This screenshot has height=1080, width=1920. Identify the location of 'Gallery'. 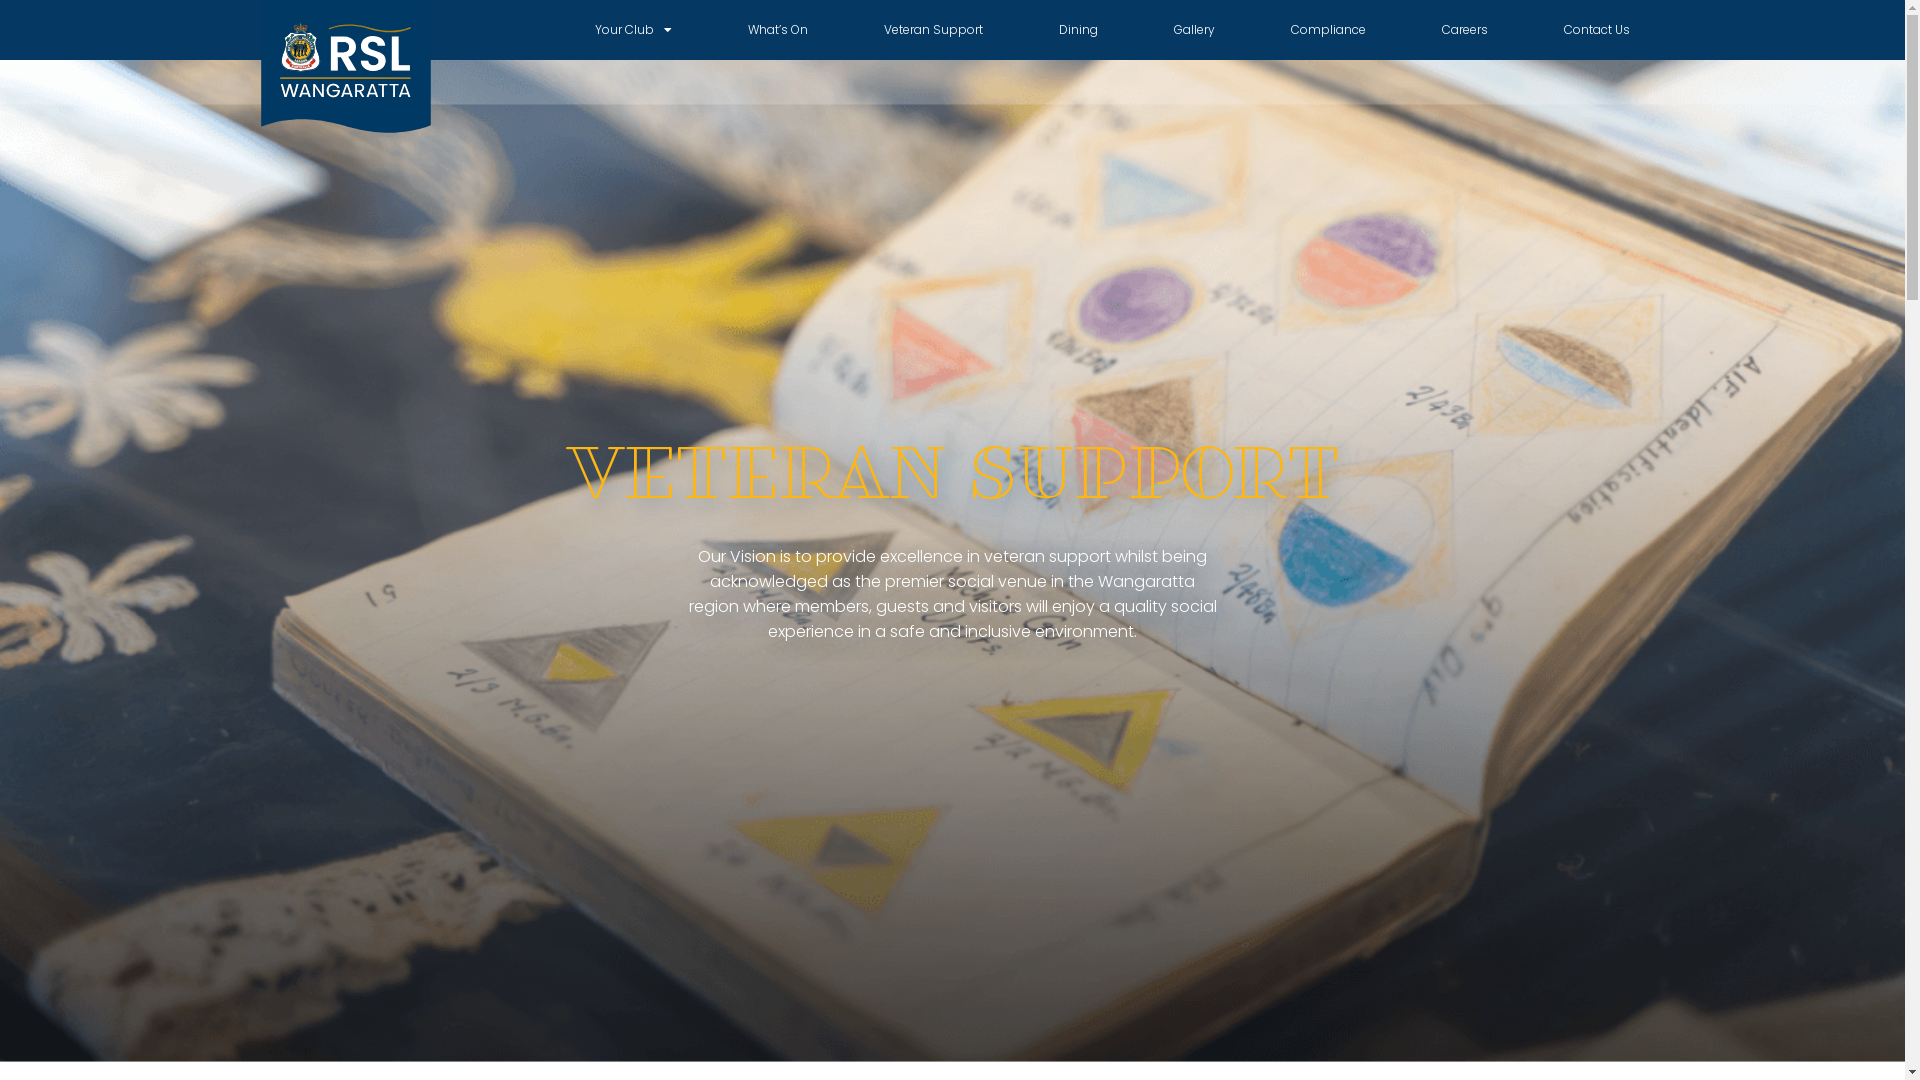
(1194, 30).